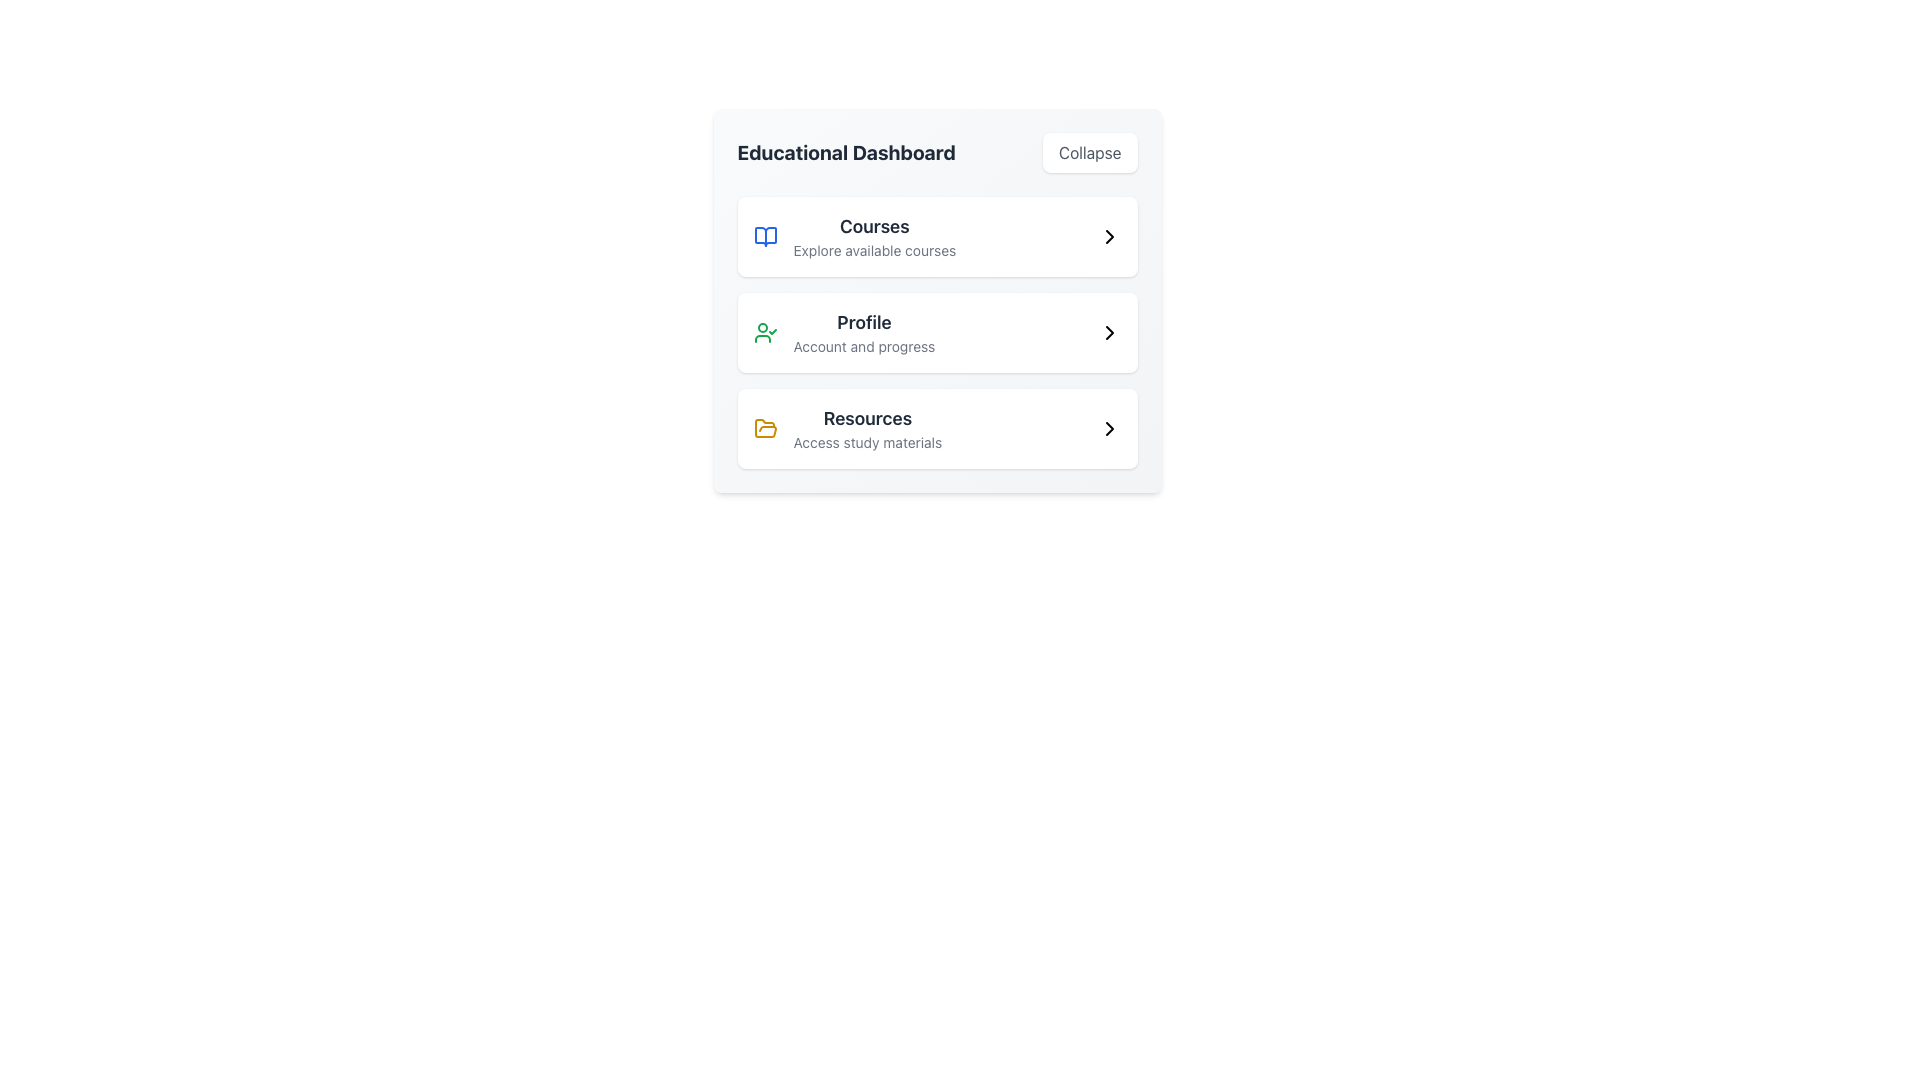 The height and width of the screenshot is (1080, 1920). I want to click on the static text located below the 'Profile' heading in the Educational Dashboard section, which provides a description for the Profile area, so click(864, 346).